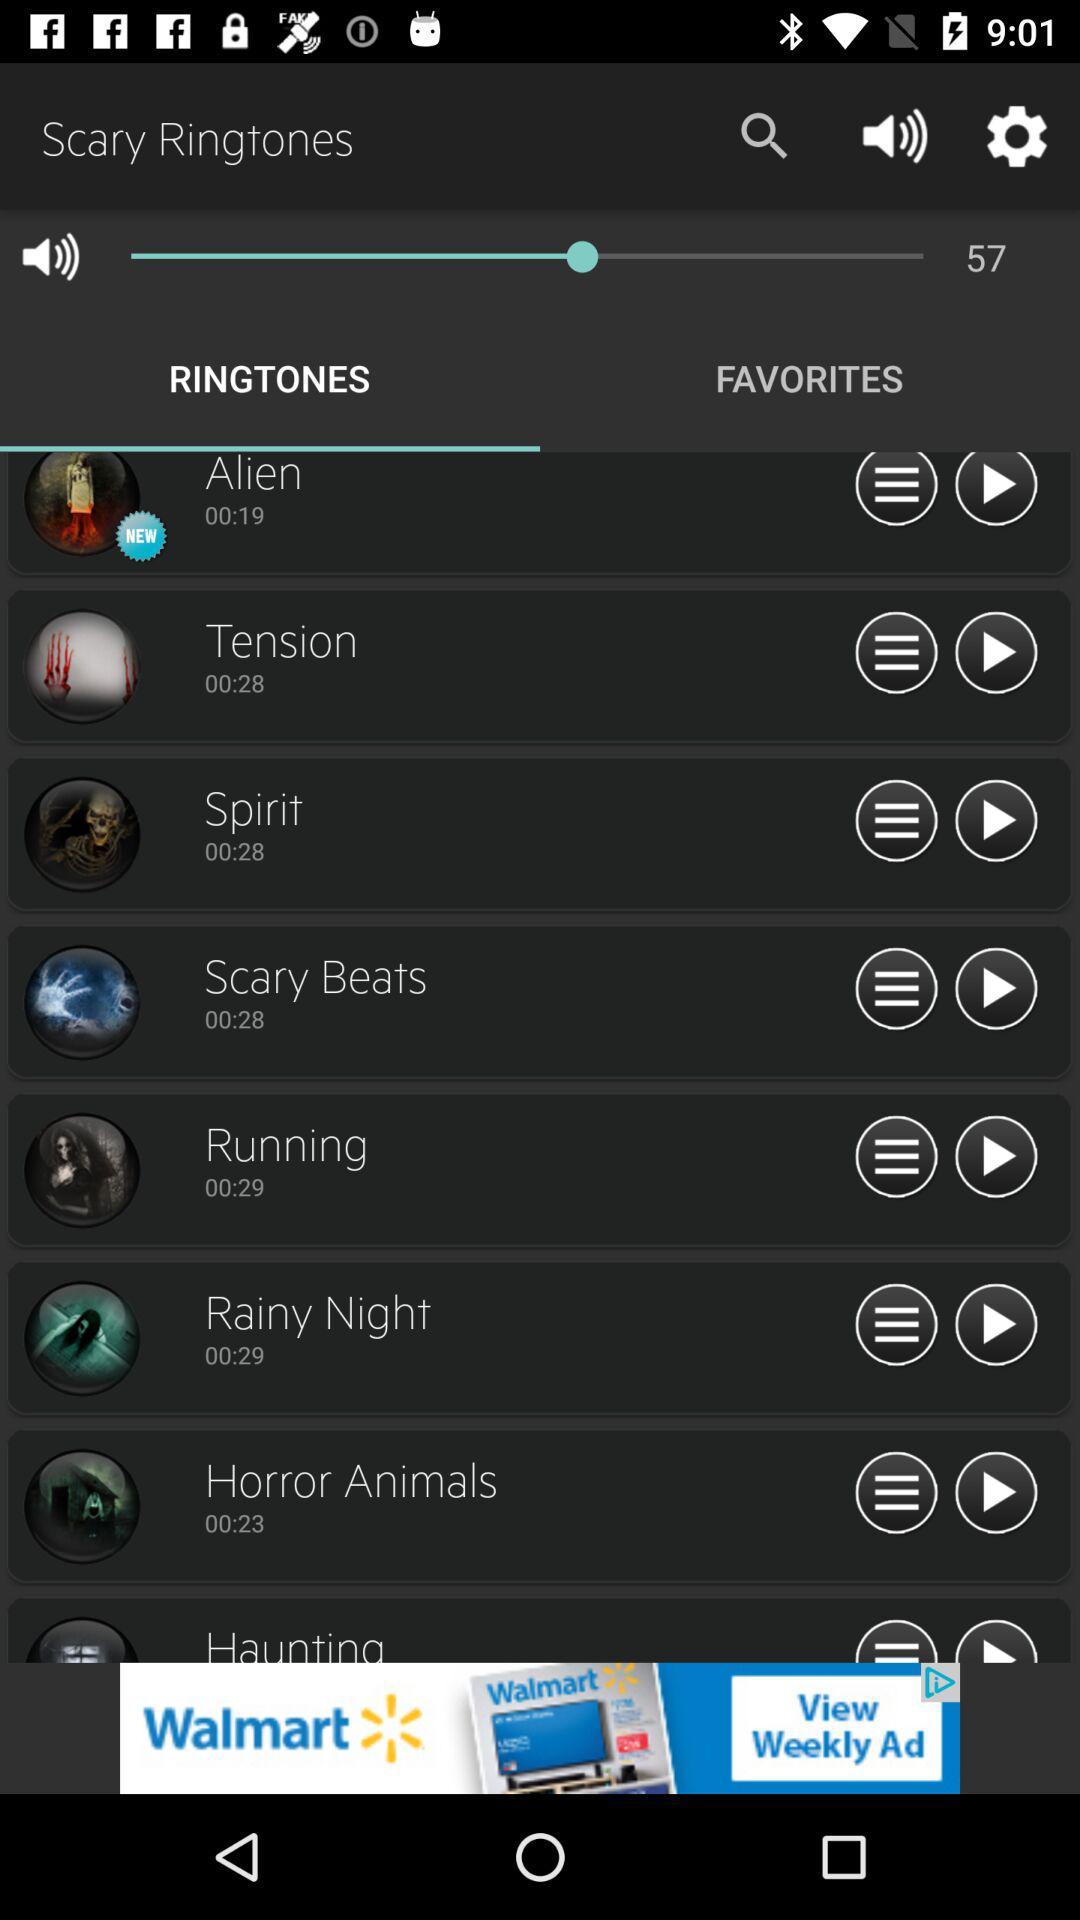 Image resolution: width=1080 pixels, height=1920 pixels. Describe the element at coordinates (995, 821) in the screenshot. I see `song` at that location.